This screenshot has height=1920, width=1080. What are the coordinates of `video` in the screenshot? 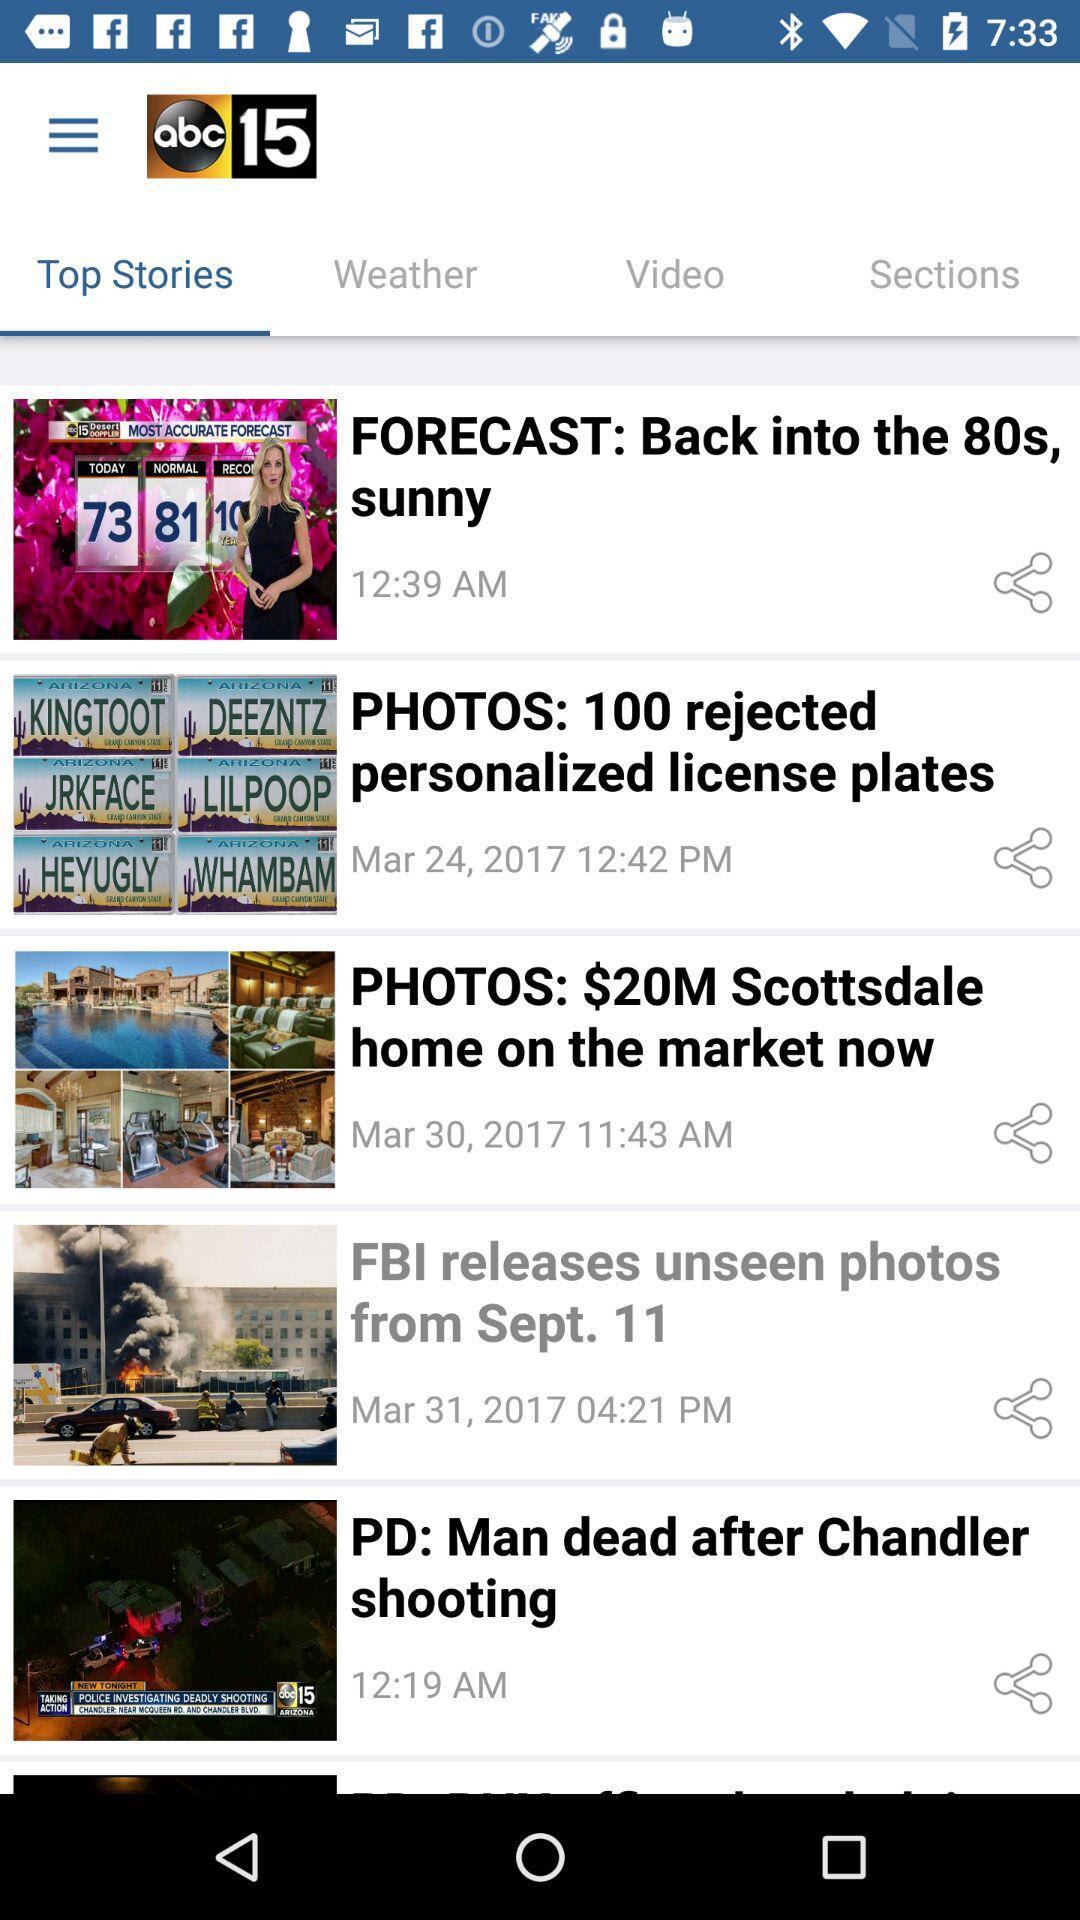 It's located at (174, 519).